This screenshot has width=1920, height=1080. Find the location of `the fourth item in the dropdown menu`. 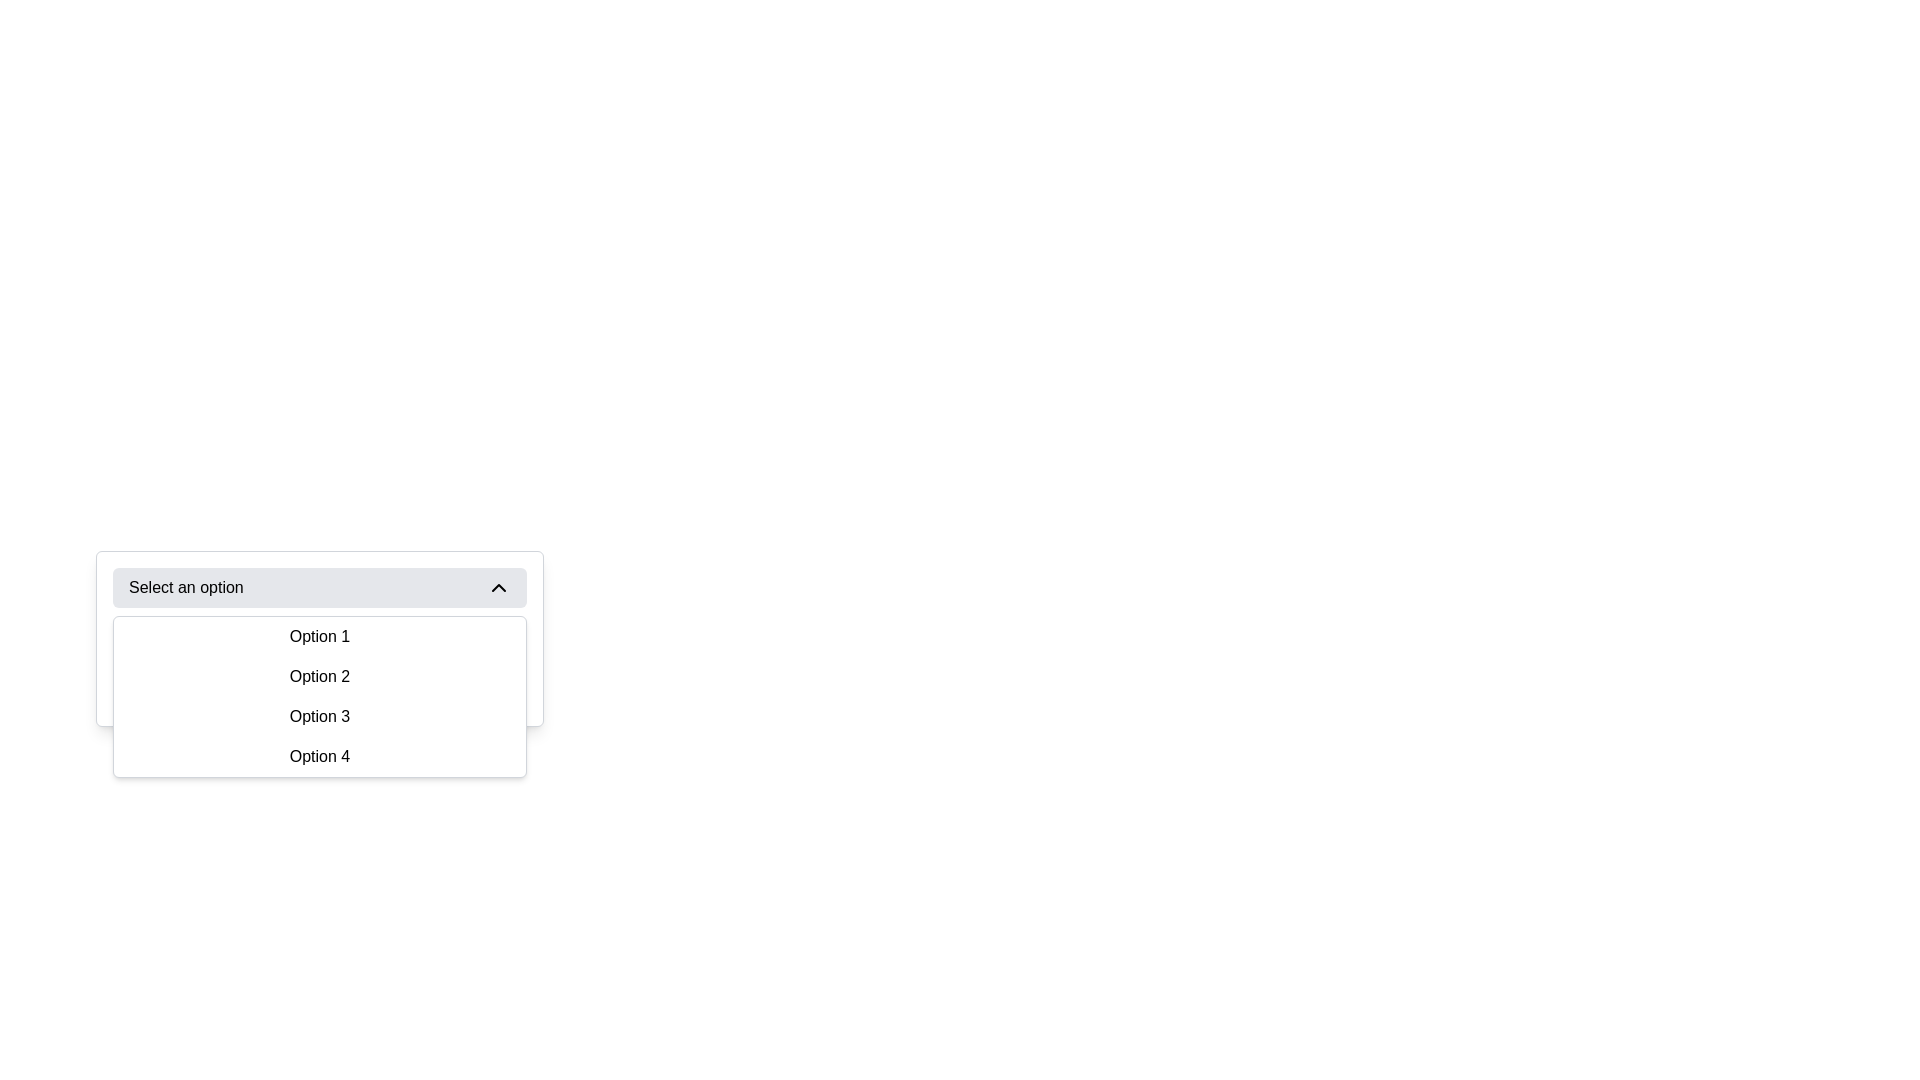

the fourth item in the dropdown menu is located at coordinates (320, 756).